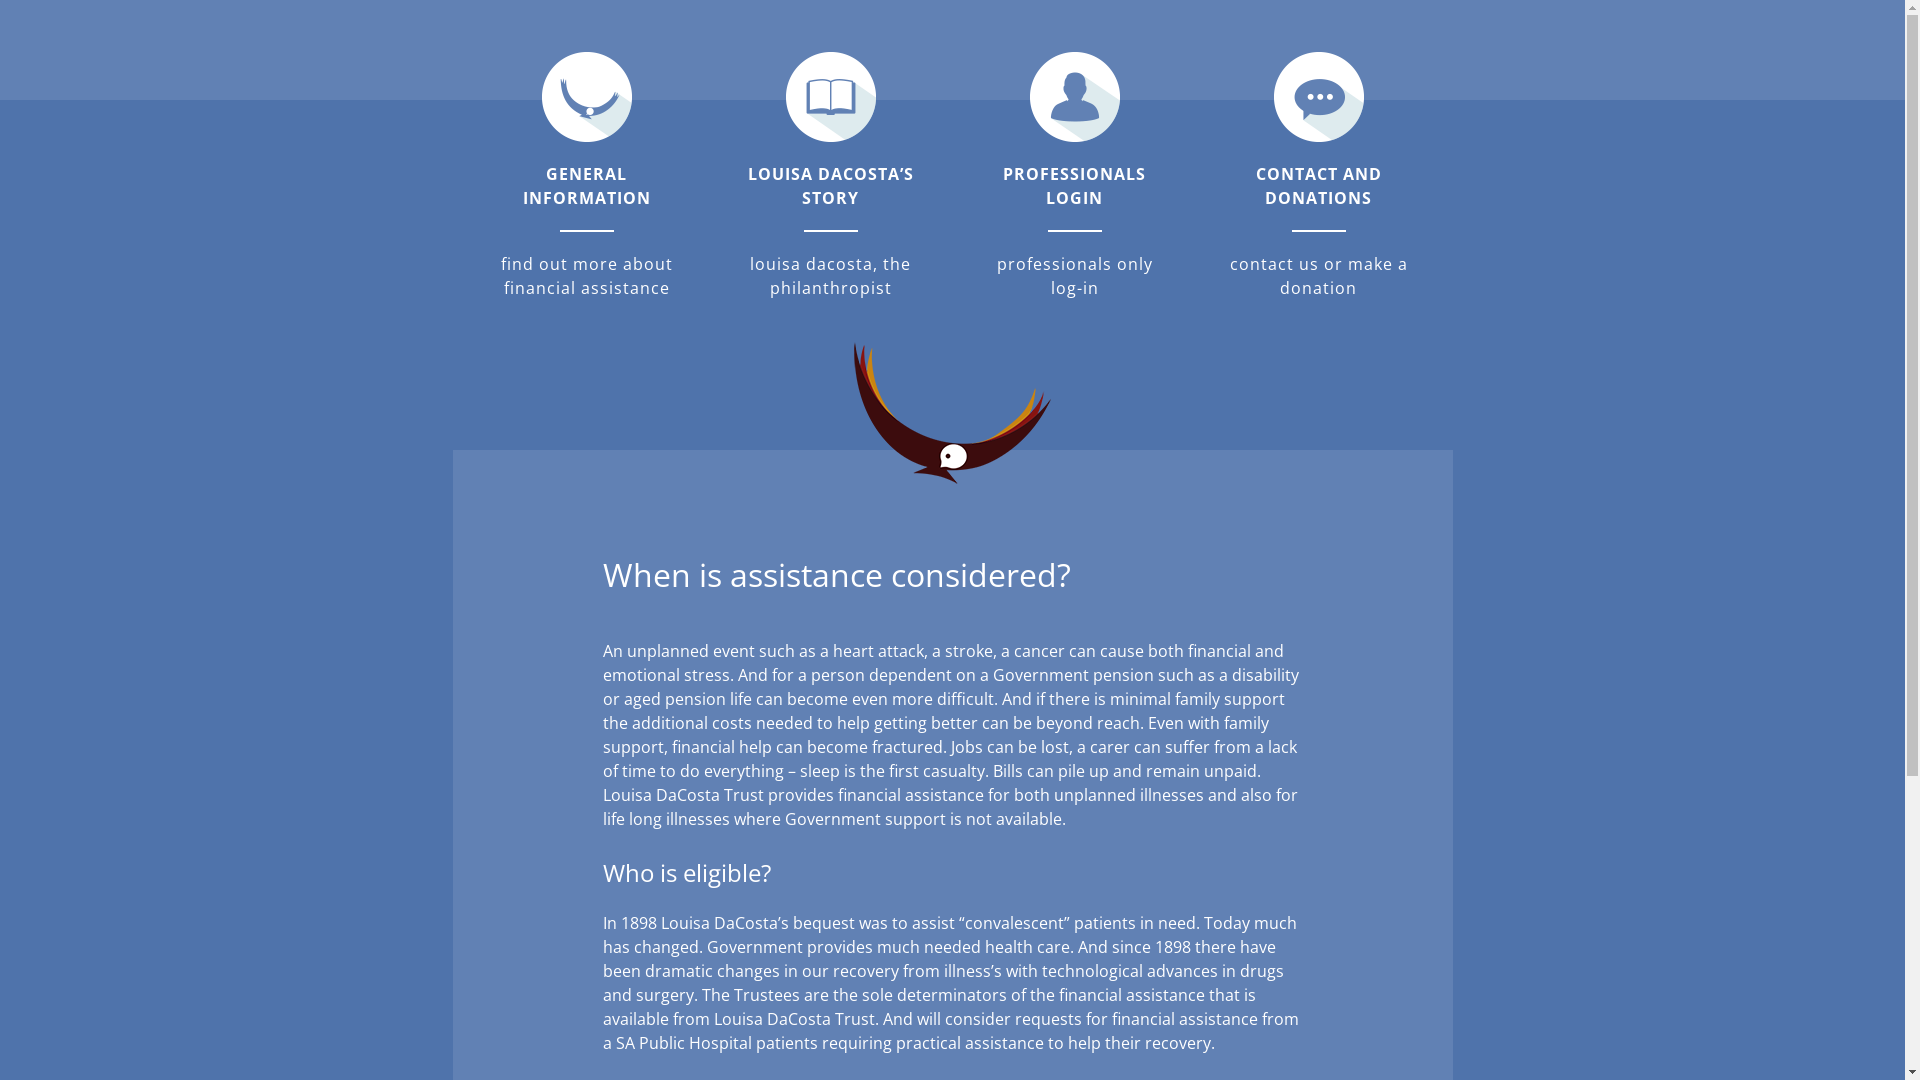  Describe the element at coordinates (0, 0) in the screenshot. I see `'Skip to content'` at that location.